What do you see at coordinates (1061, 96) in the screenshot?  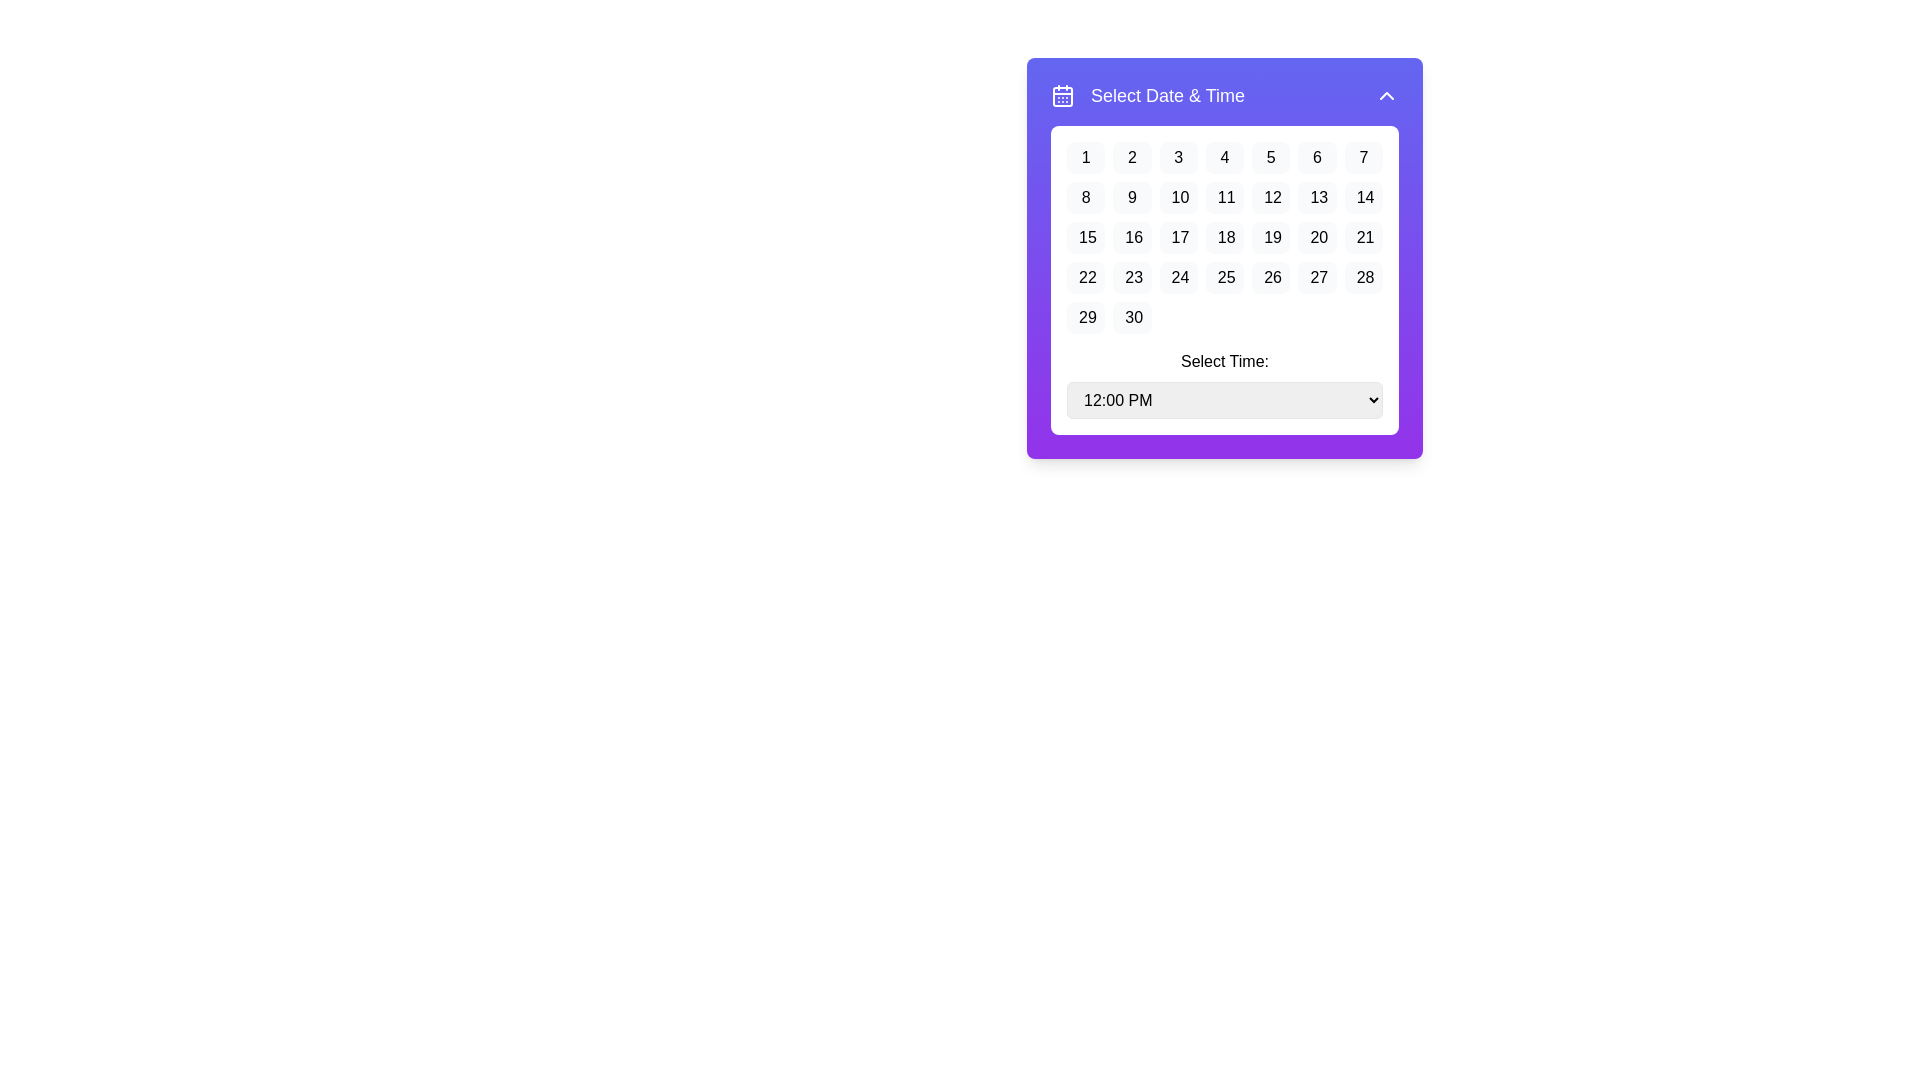 I see `the calendar icon located to the left of the 'Select Date & Time' text in the header section of the calendar and time selection widget` at bounding box center [1061, 96].